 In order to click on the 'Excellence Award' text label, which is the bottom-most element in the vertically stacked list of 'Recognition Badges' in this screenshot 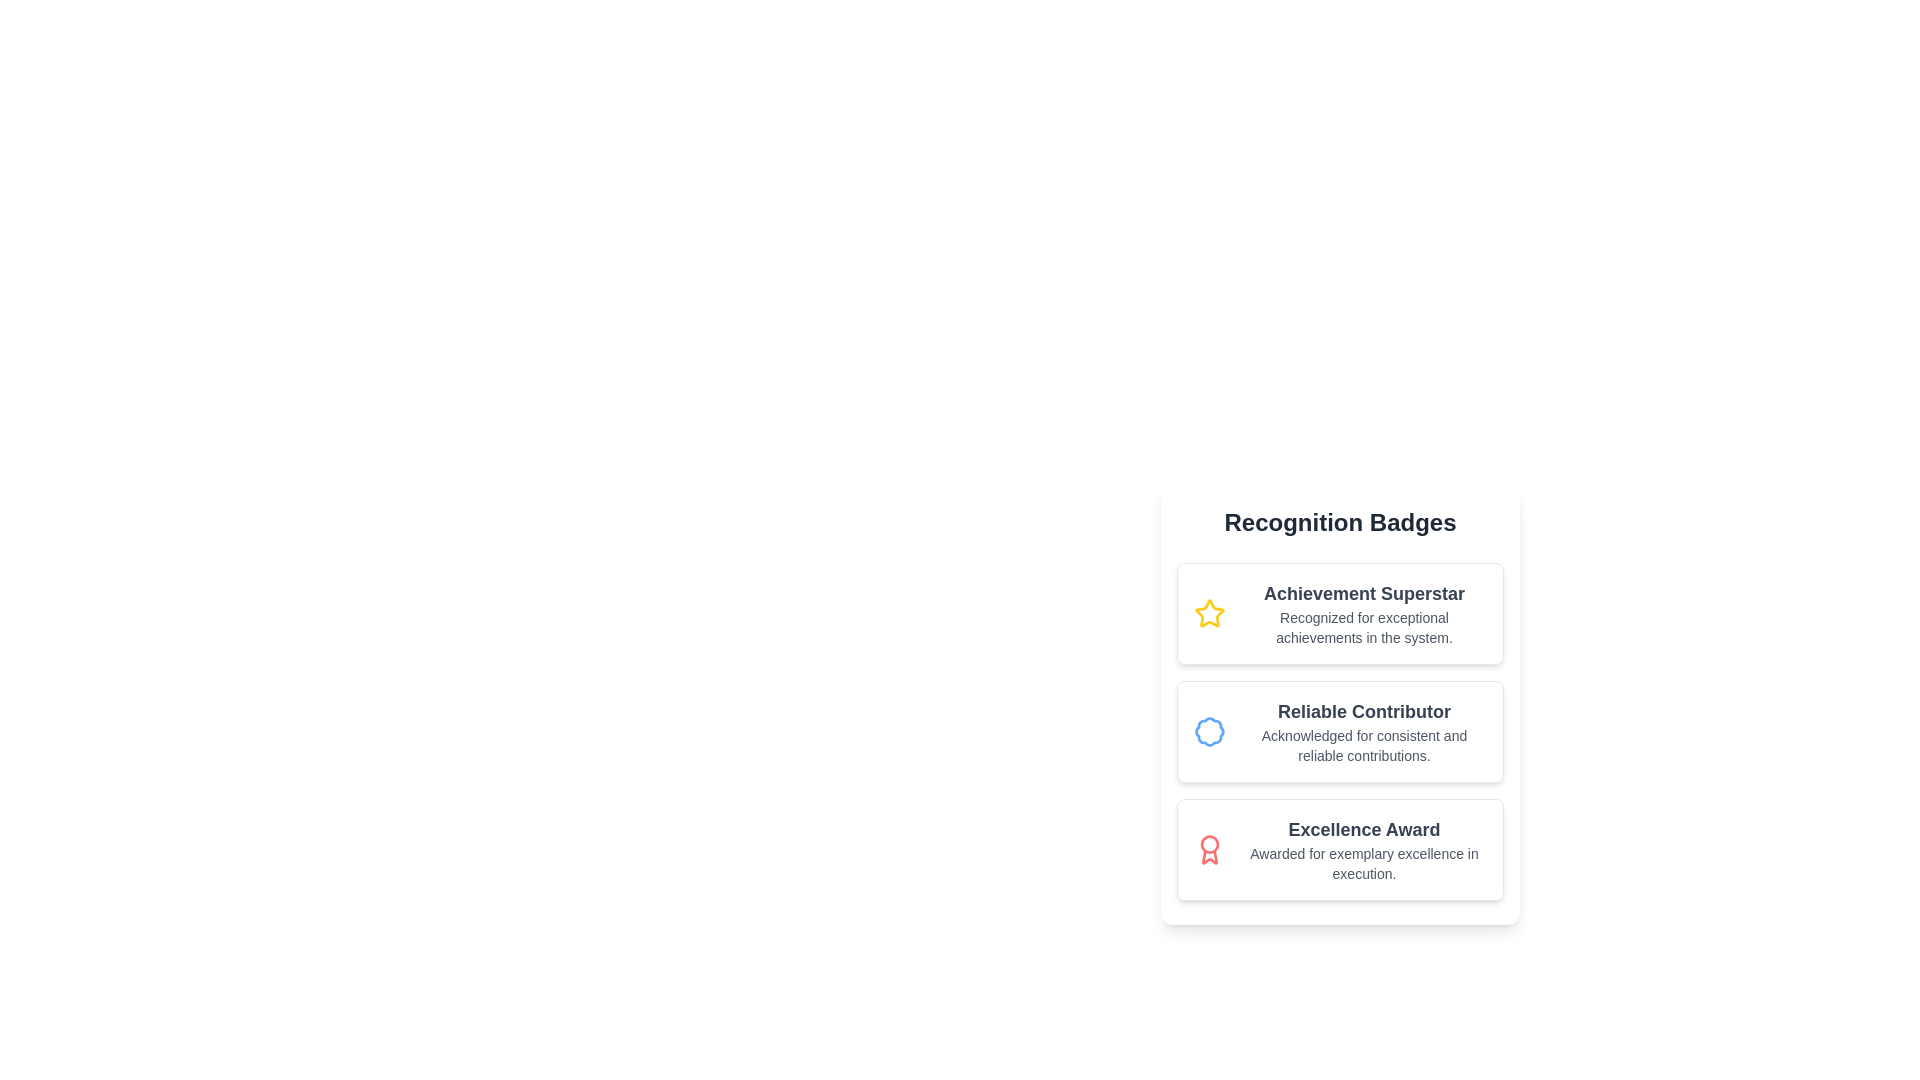, I will do `click(1363, 849)`.